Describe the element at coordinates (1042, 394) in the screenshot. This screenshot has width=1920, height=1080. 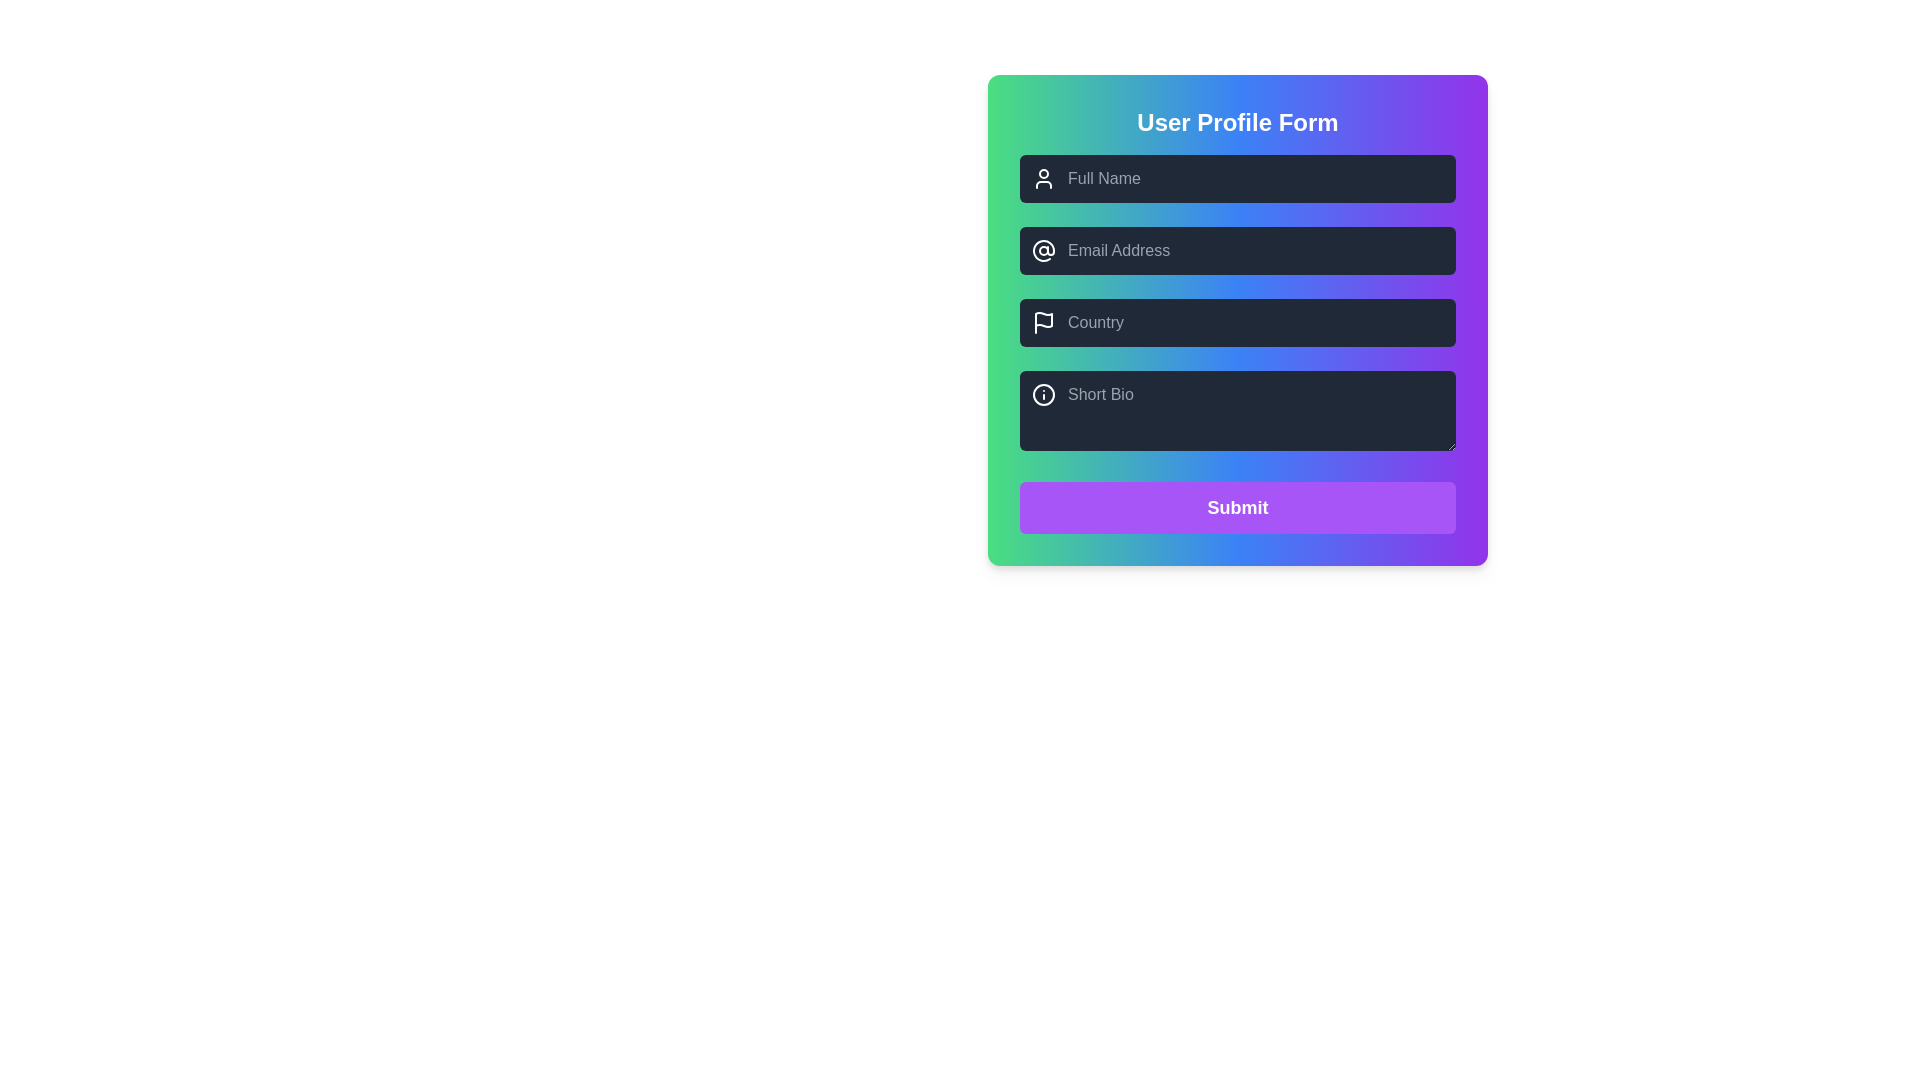
I see `the circular icon located in the top-left corner of the 'Short Bio' field` at that location.